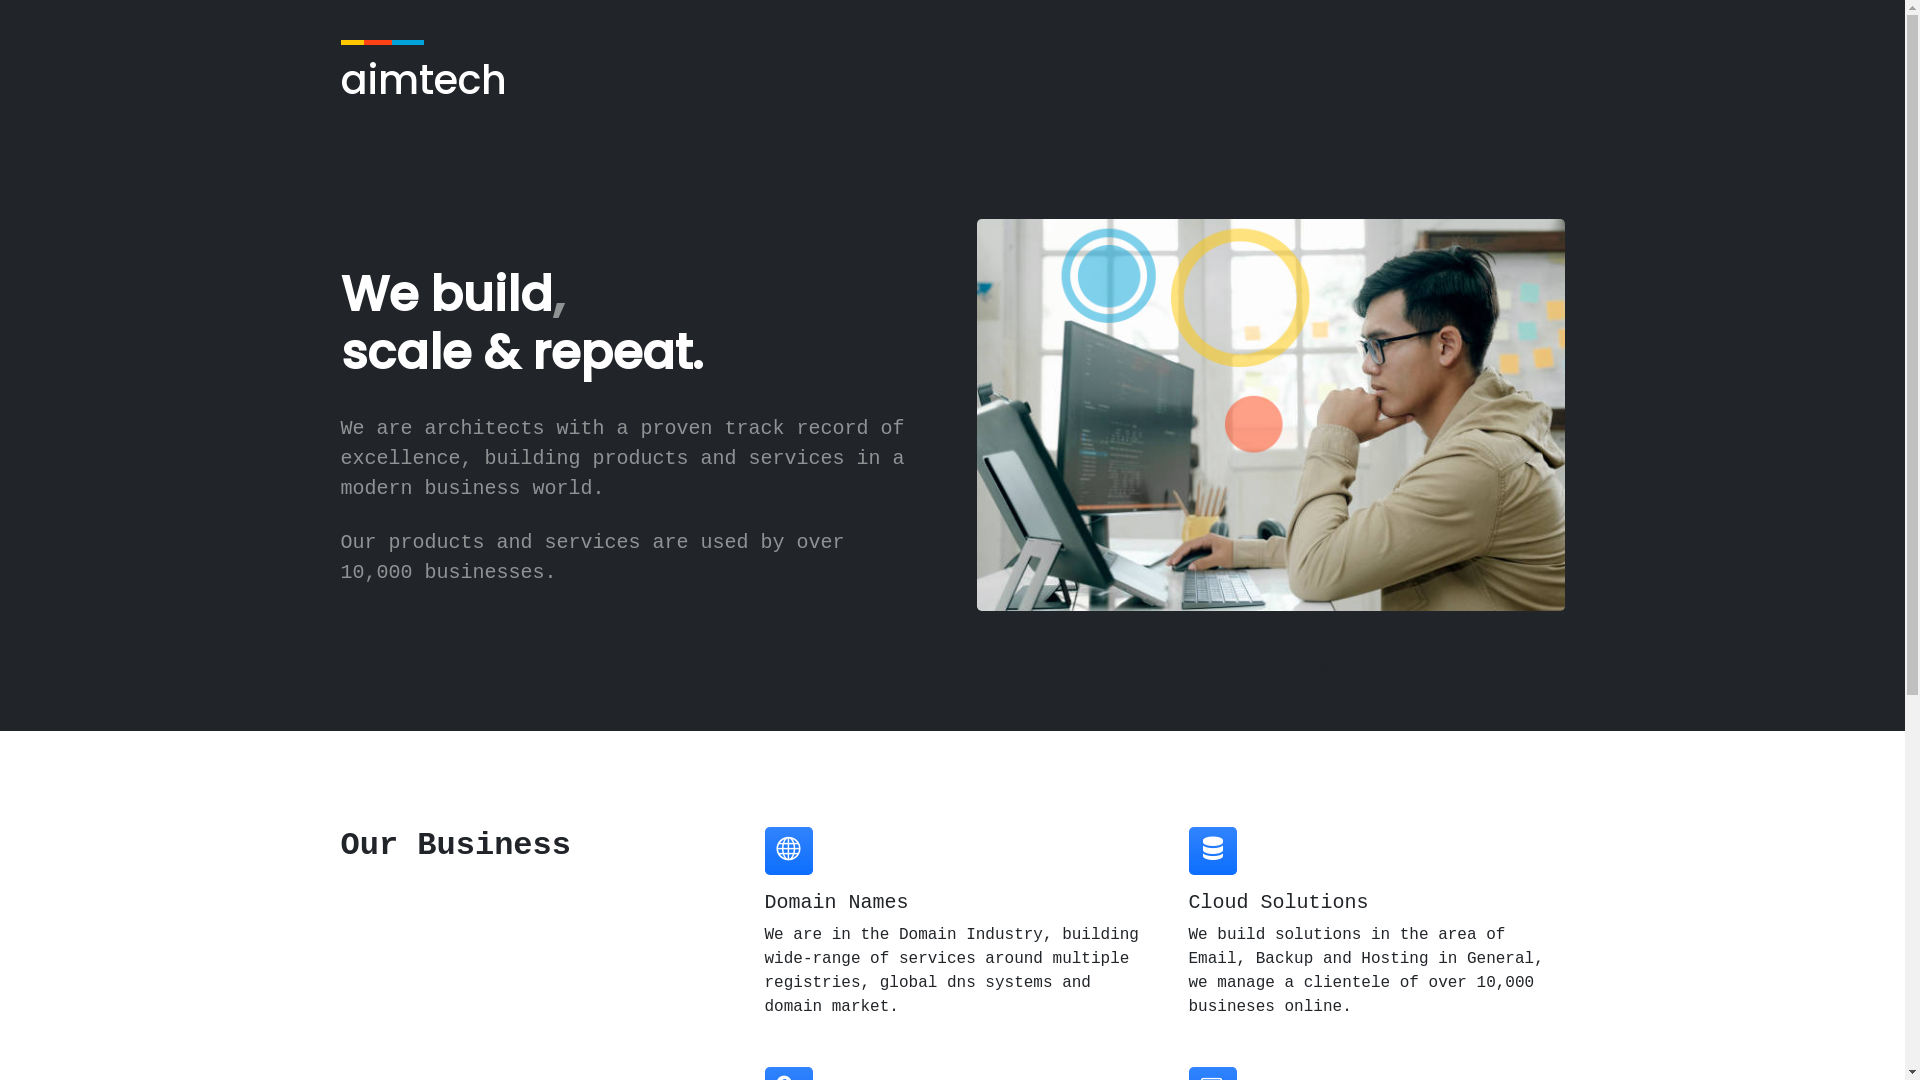  I want to click on 'aimtech', so click(340, 76).